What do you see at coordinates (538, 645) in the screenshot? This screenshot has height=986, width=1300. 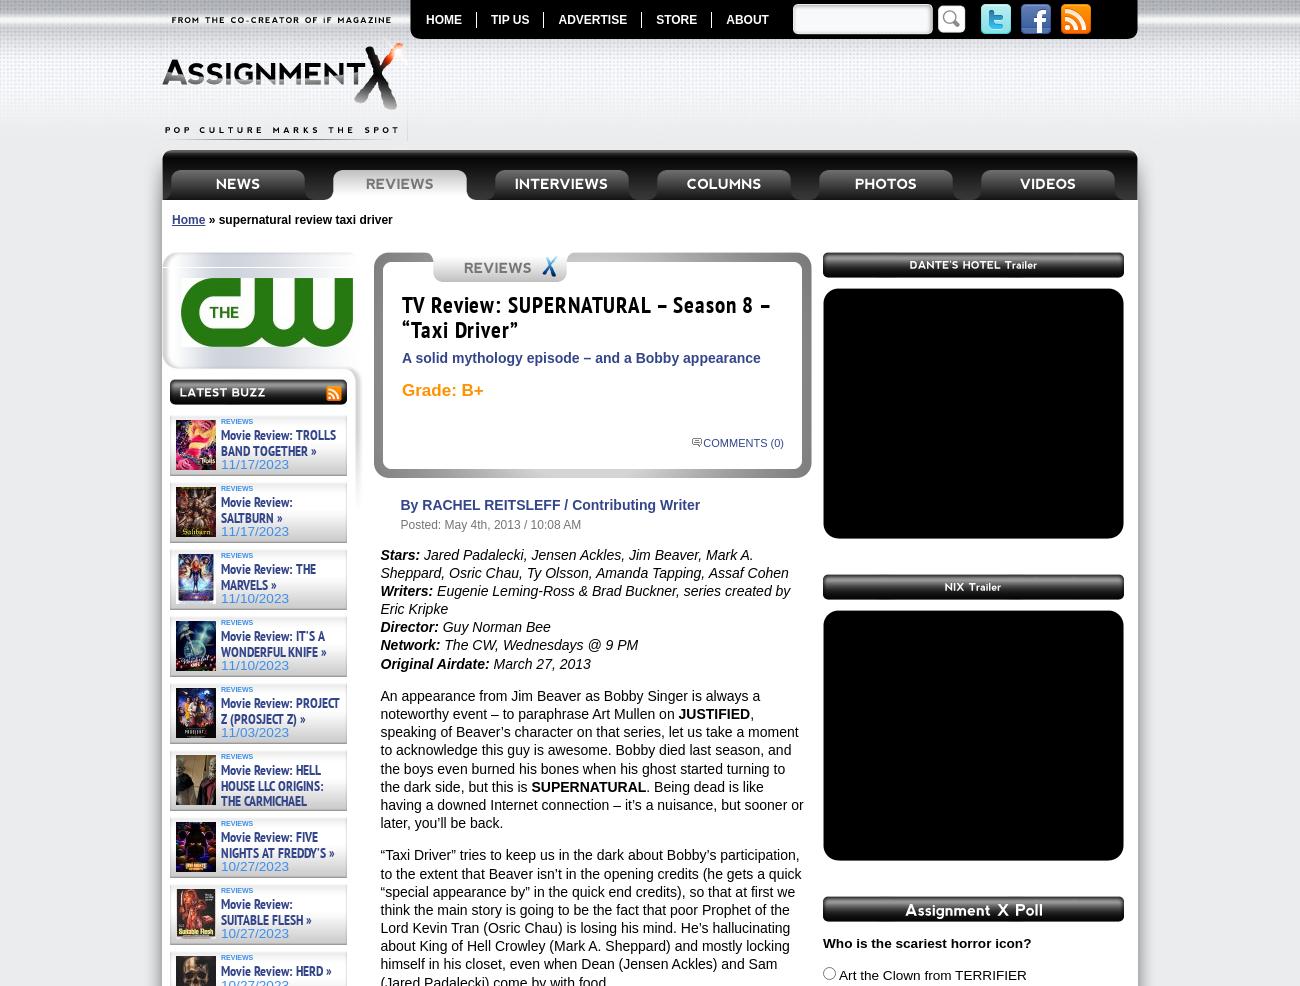 I see `'The CW, Wednesdays @ 9 PM'` at bounding box center [538, 645].